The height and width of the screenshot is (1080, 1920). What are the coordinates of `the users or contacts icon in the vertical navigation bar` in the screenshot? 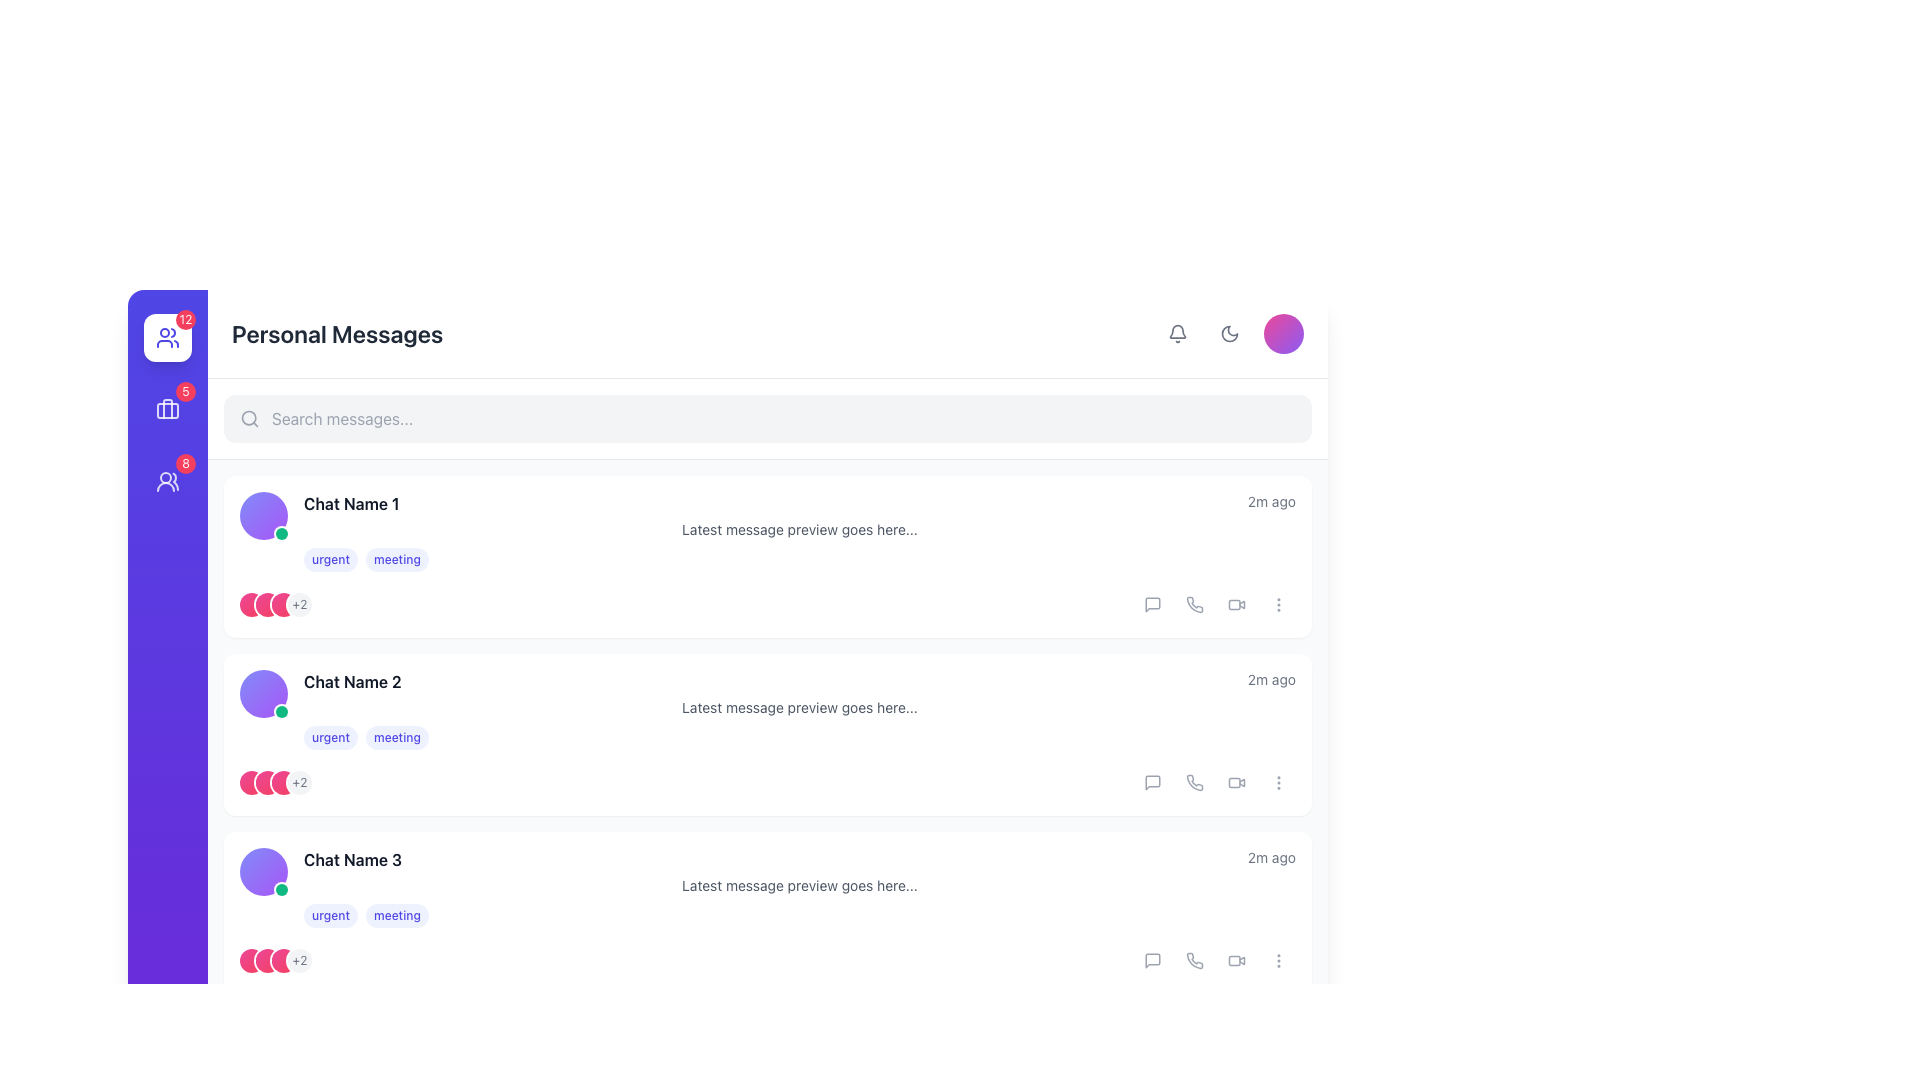 It's located at (168, 337).